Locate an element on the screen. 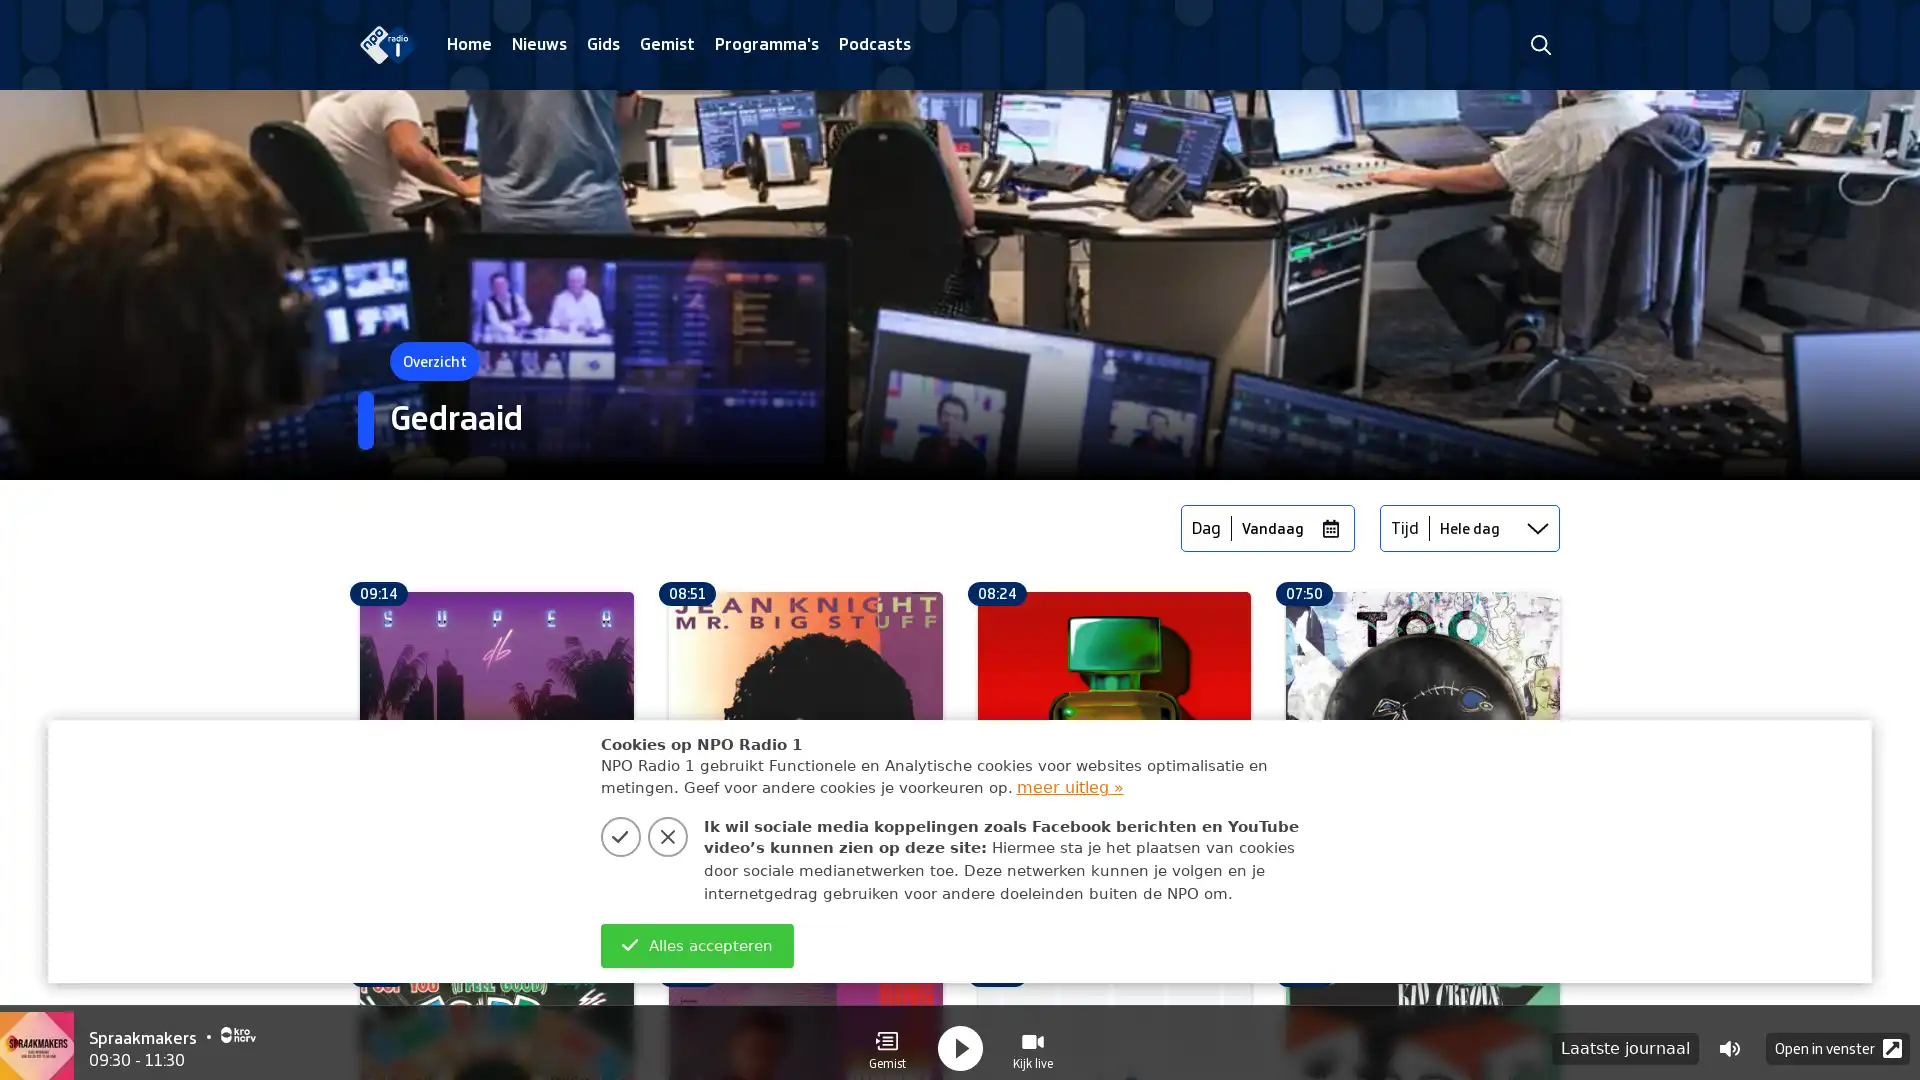  Laatste journaal is located at coordinates (1625, 1036).